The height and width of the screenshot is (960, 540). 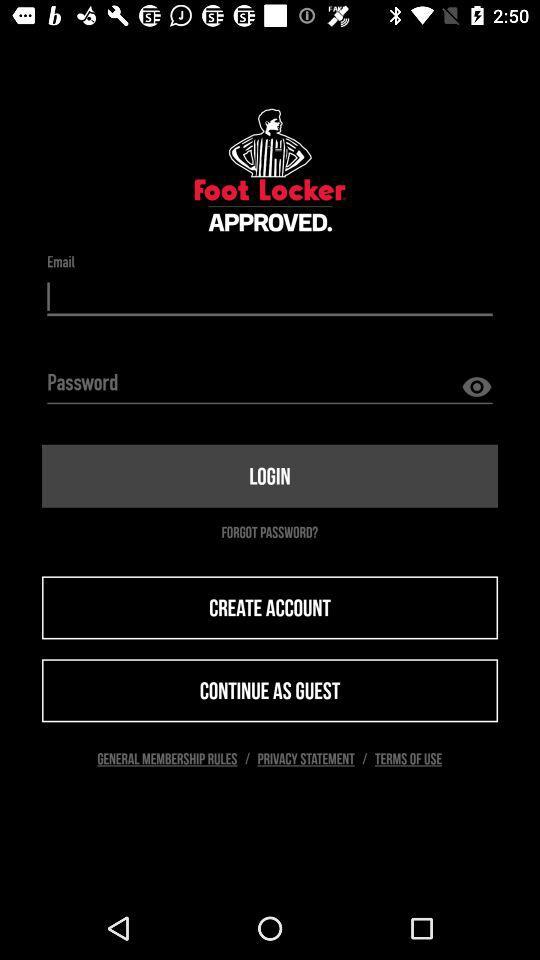 What do you see at coordinates (475, 387) in the screenshot?
I see `the visibility icon` at bounding box center [475, 387].